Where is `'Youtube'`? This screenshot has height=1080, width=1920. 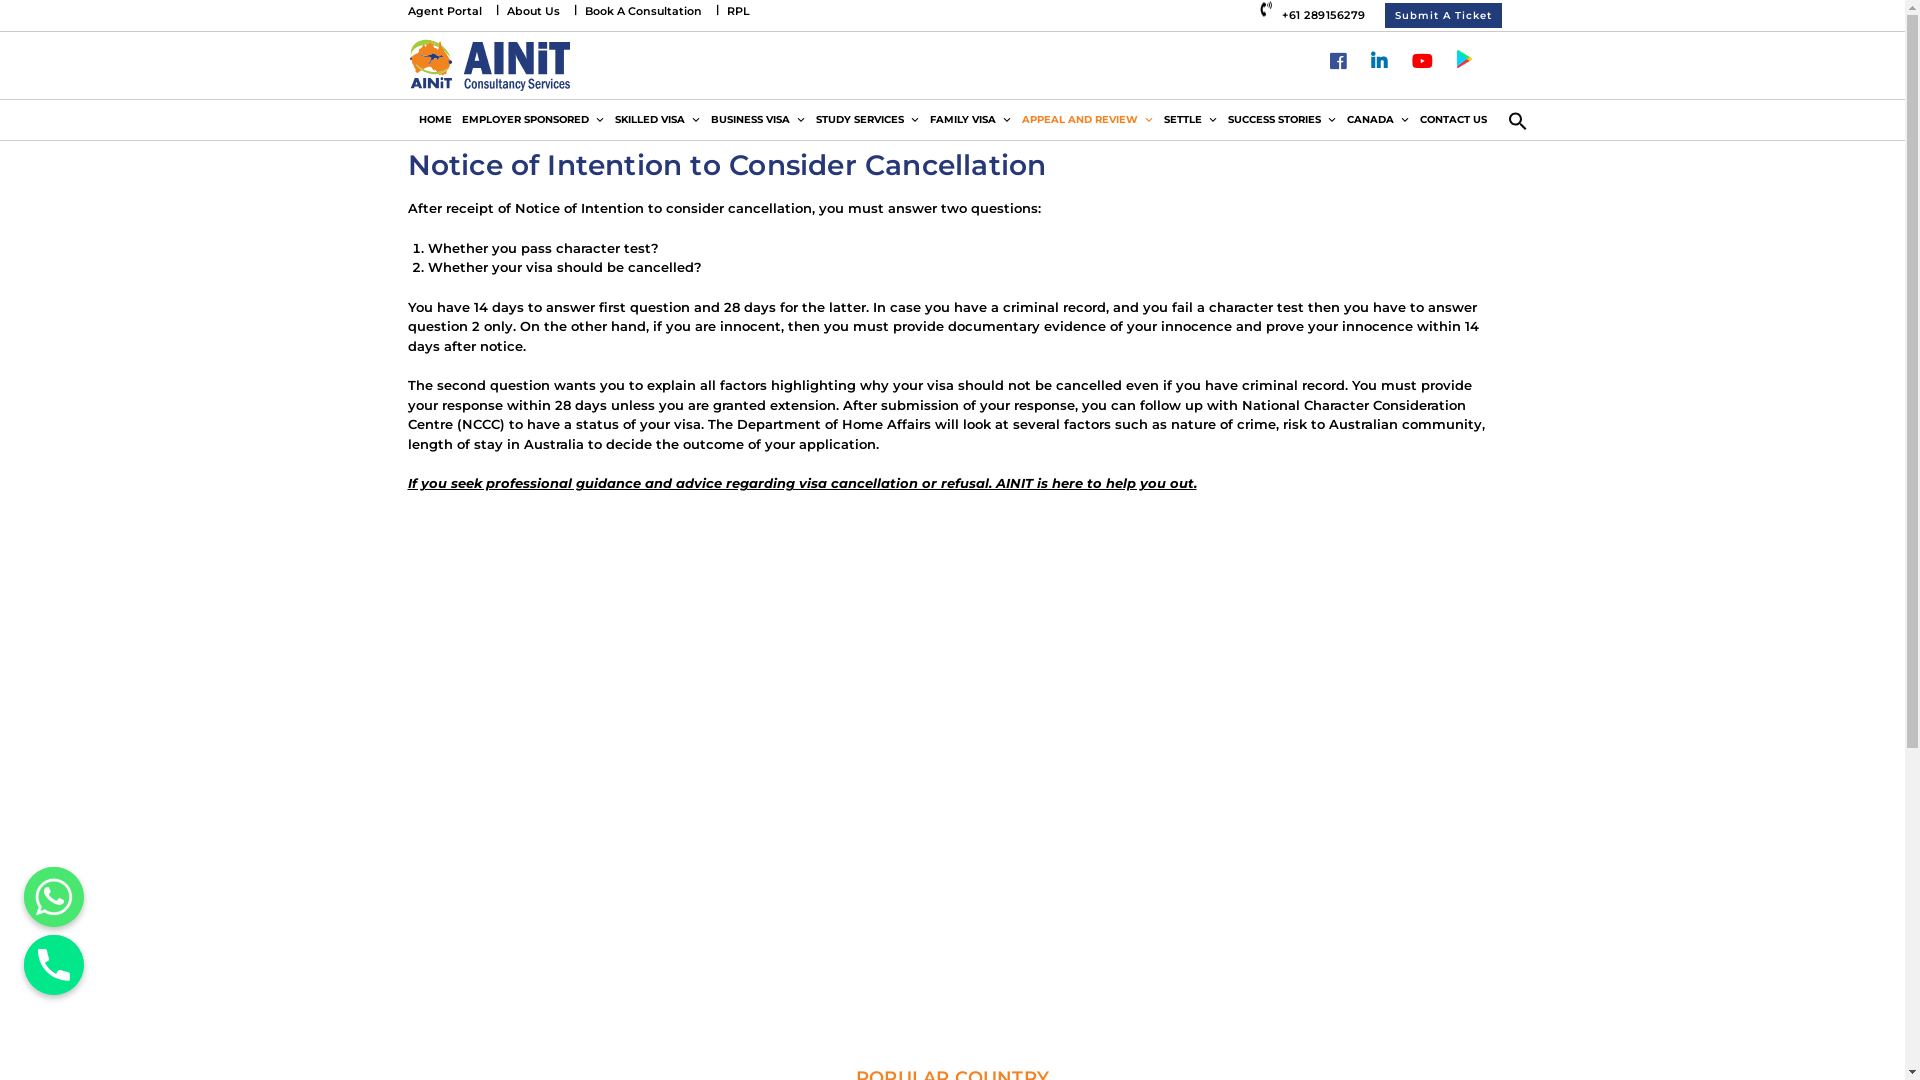 'Youtube' is located at coordinates (1420, 61).